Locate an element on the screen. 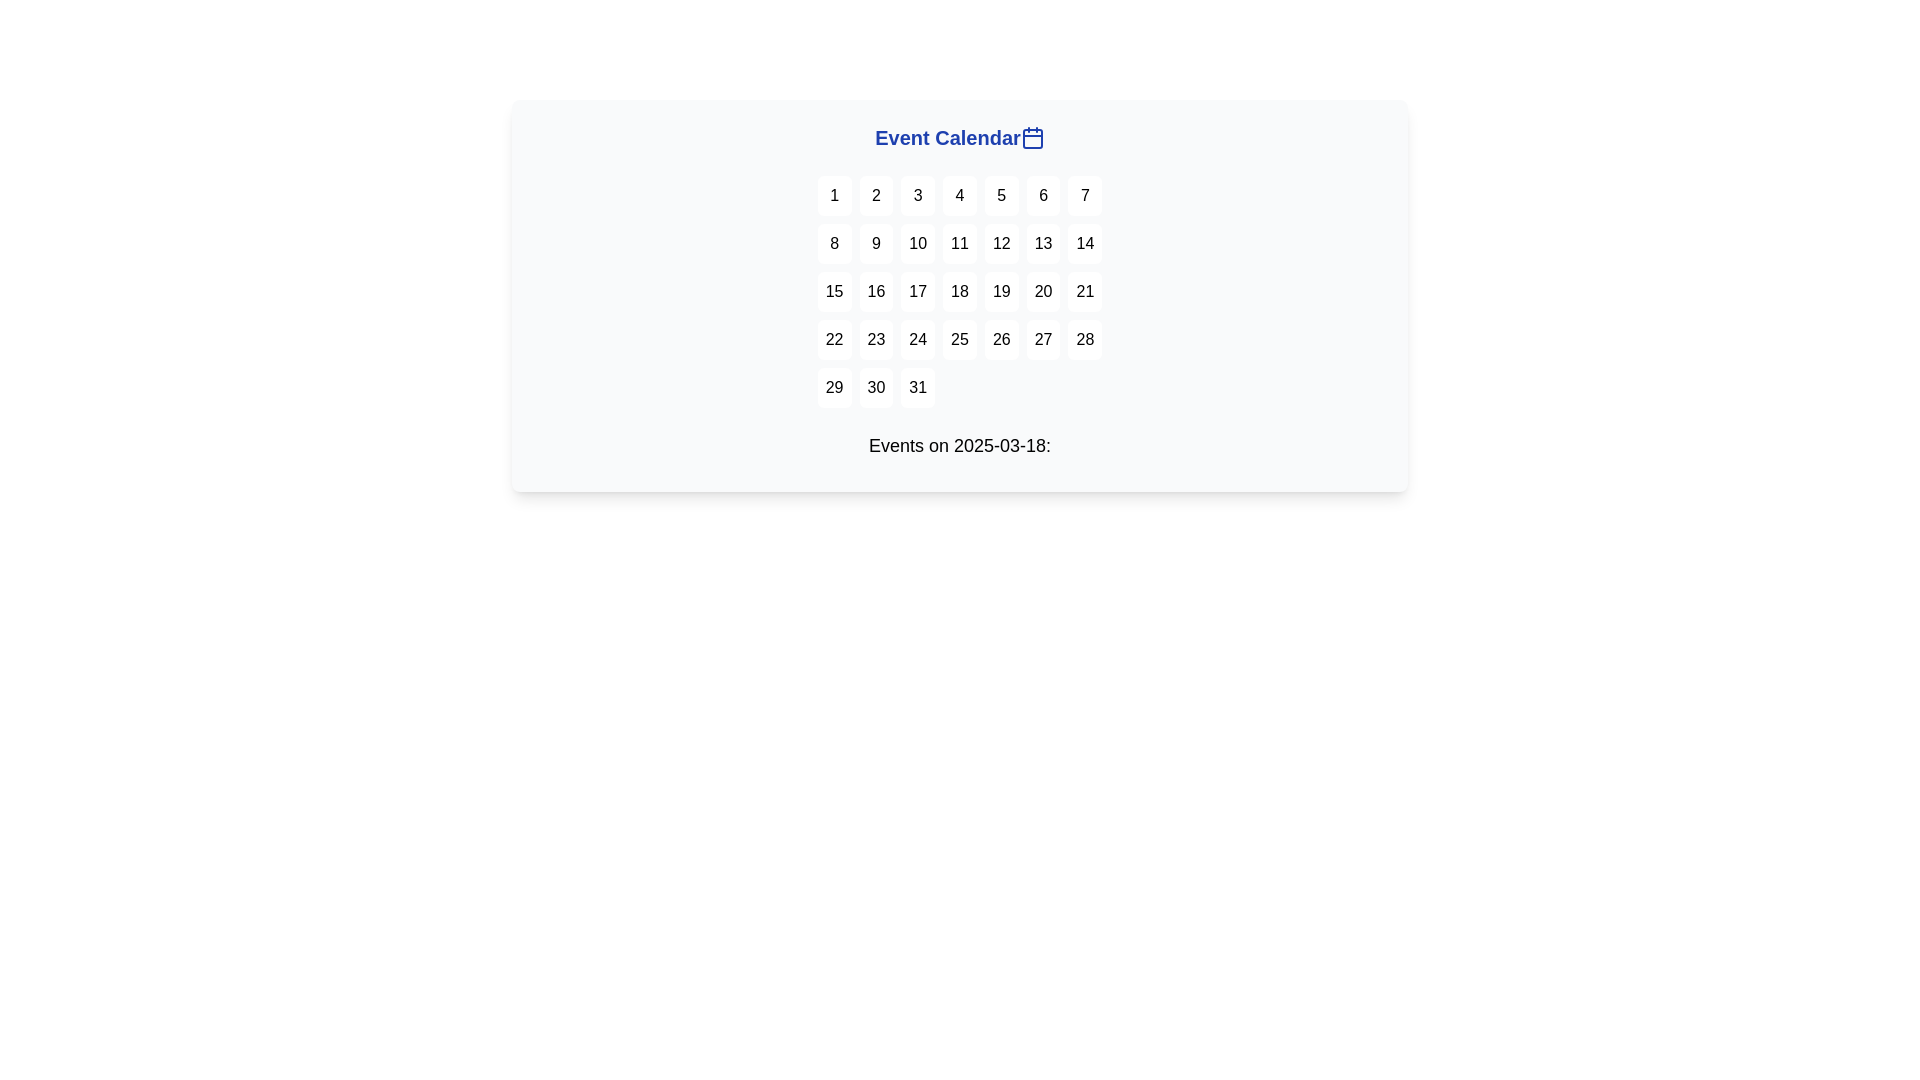 This screenshot has height=1080, width=1920. the date button located in the calendar grid, which is positioned below the number '1' and above '15' is located at coordinates (834, 242).